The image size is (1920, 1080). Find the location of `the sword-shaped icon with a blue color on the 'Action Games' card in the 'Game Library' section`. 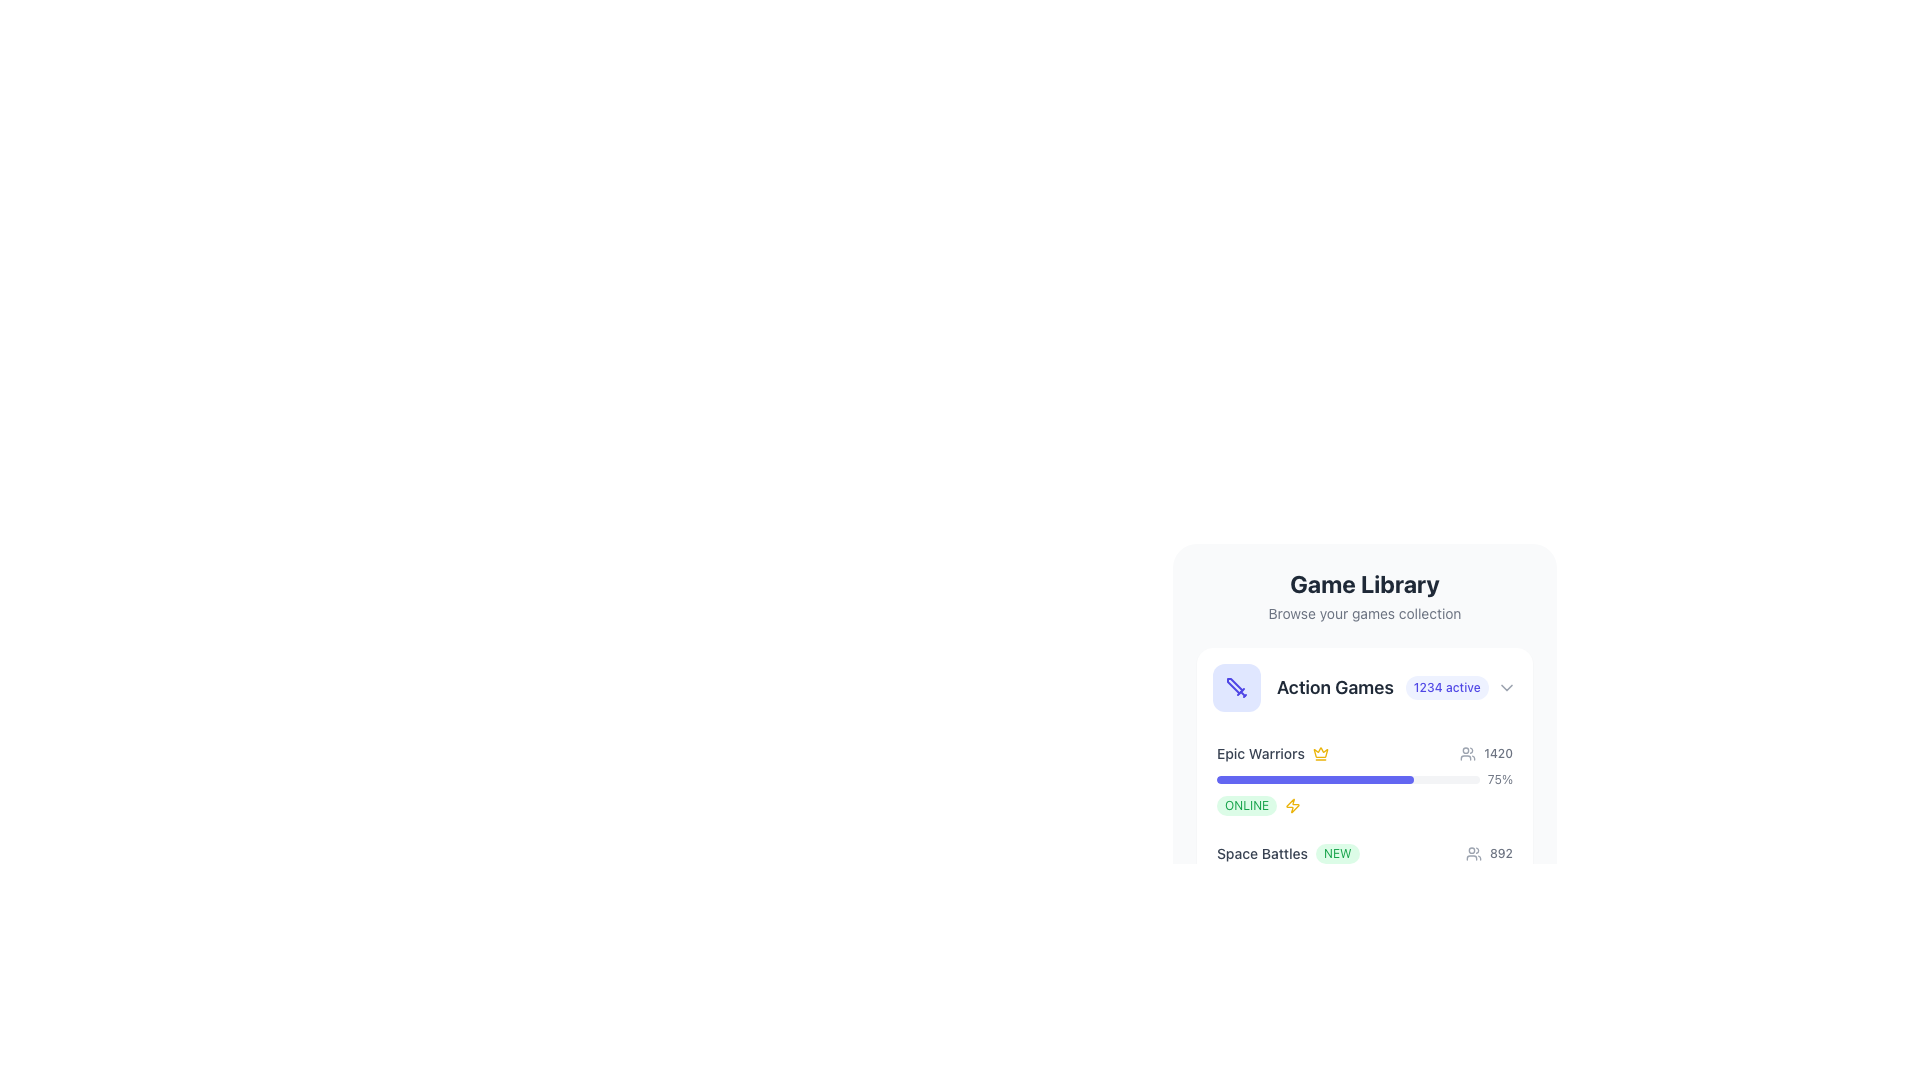

the sword-shaped icon with a blue color on the 'Action Games' card in the 'Game Library' section is located at coordinates (1236, 686).